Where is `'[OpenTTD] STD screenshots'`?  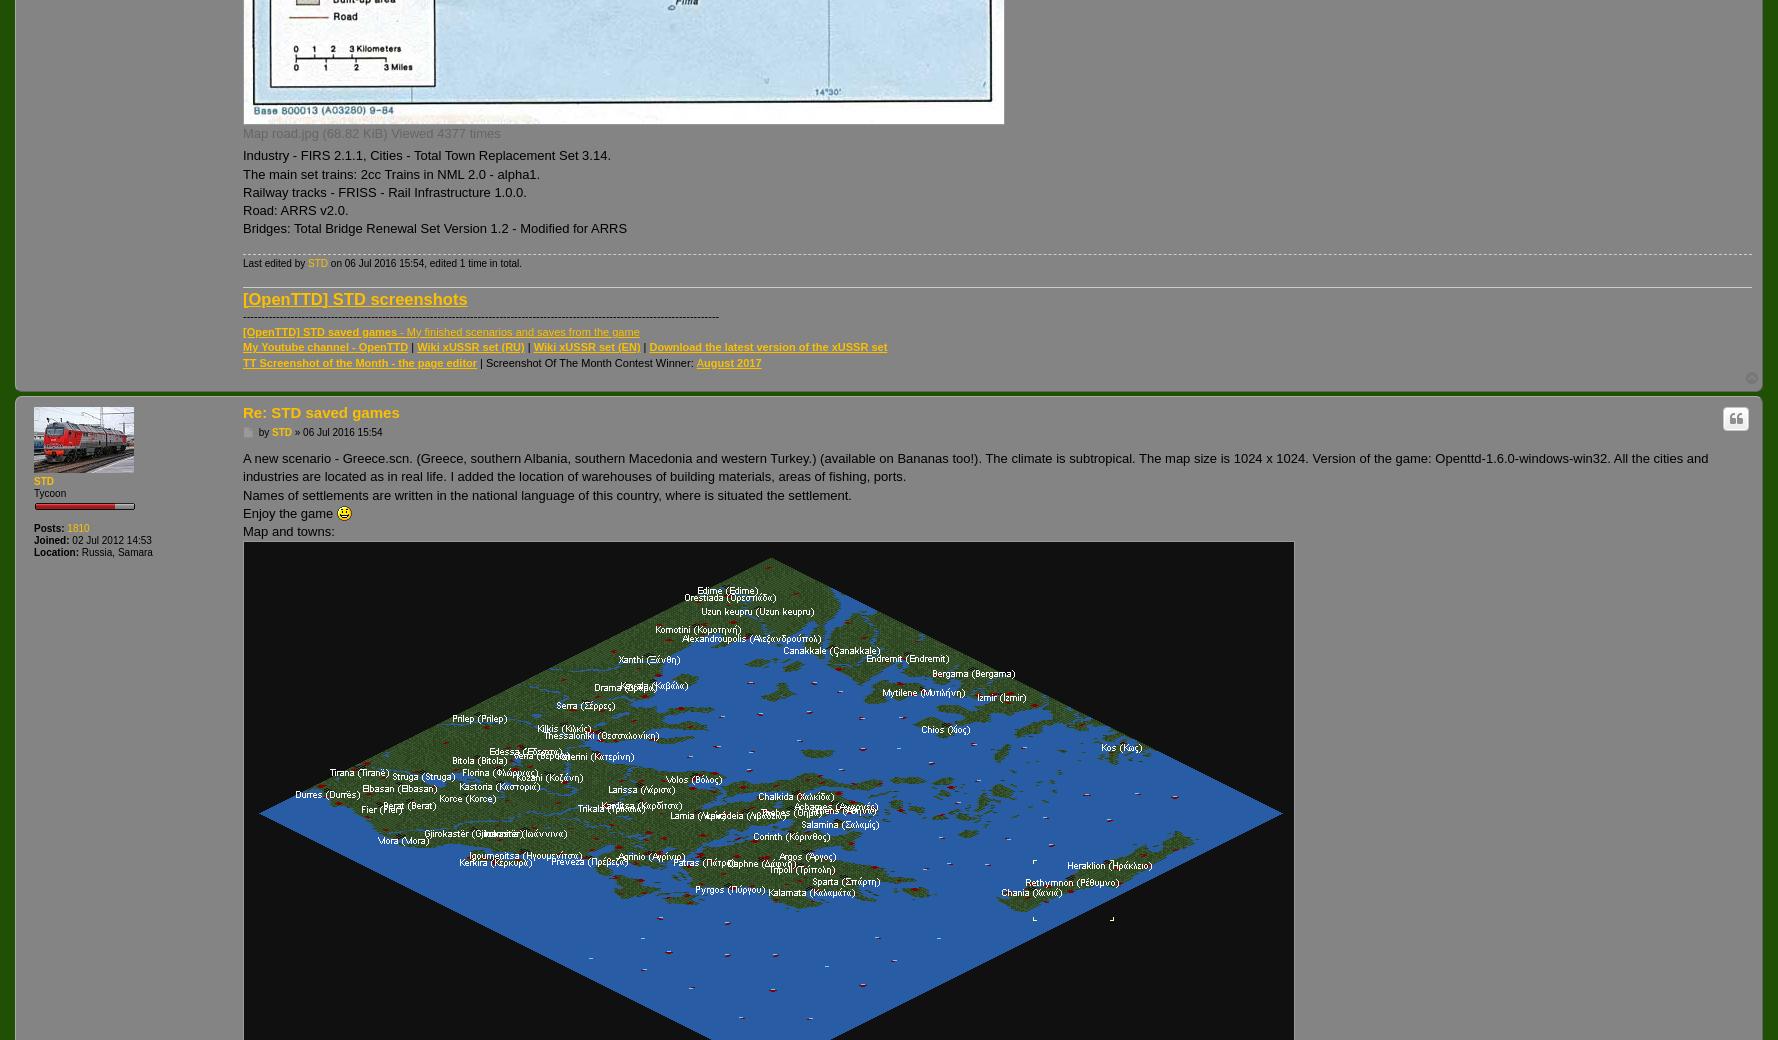 '[OpenTTD] STD screenshots' is located at coordinates (354, 298).